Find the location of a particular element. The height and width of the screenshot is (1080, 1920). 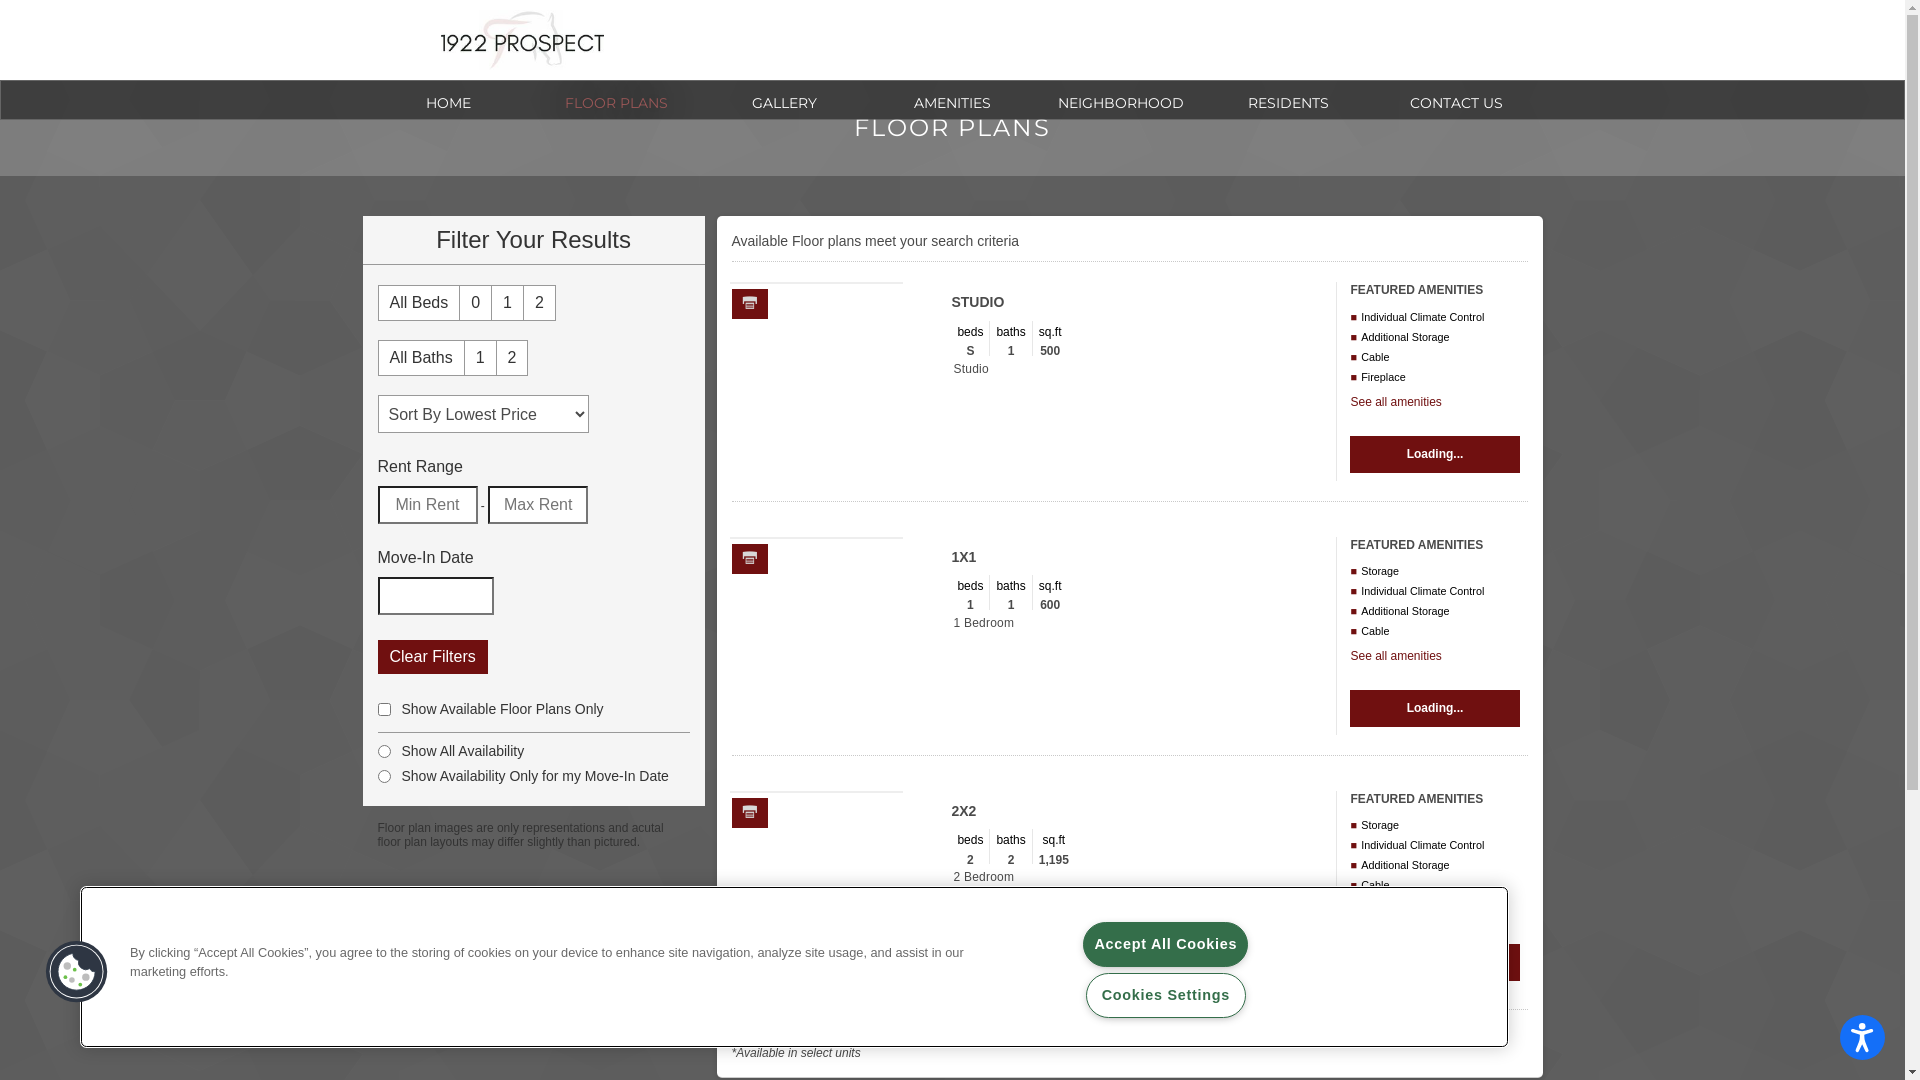

'1' is located at coordinates (507, 303).